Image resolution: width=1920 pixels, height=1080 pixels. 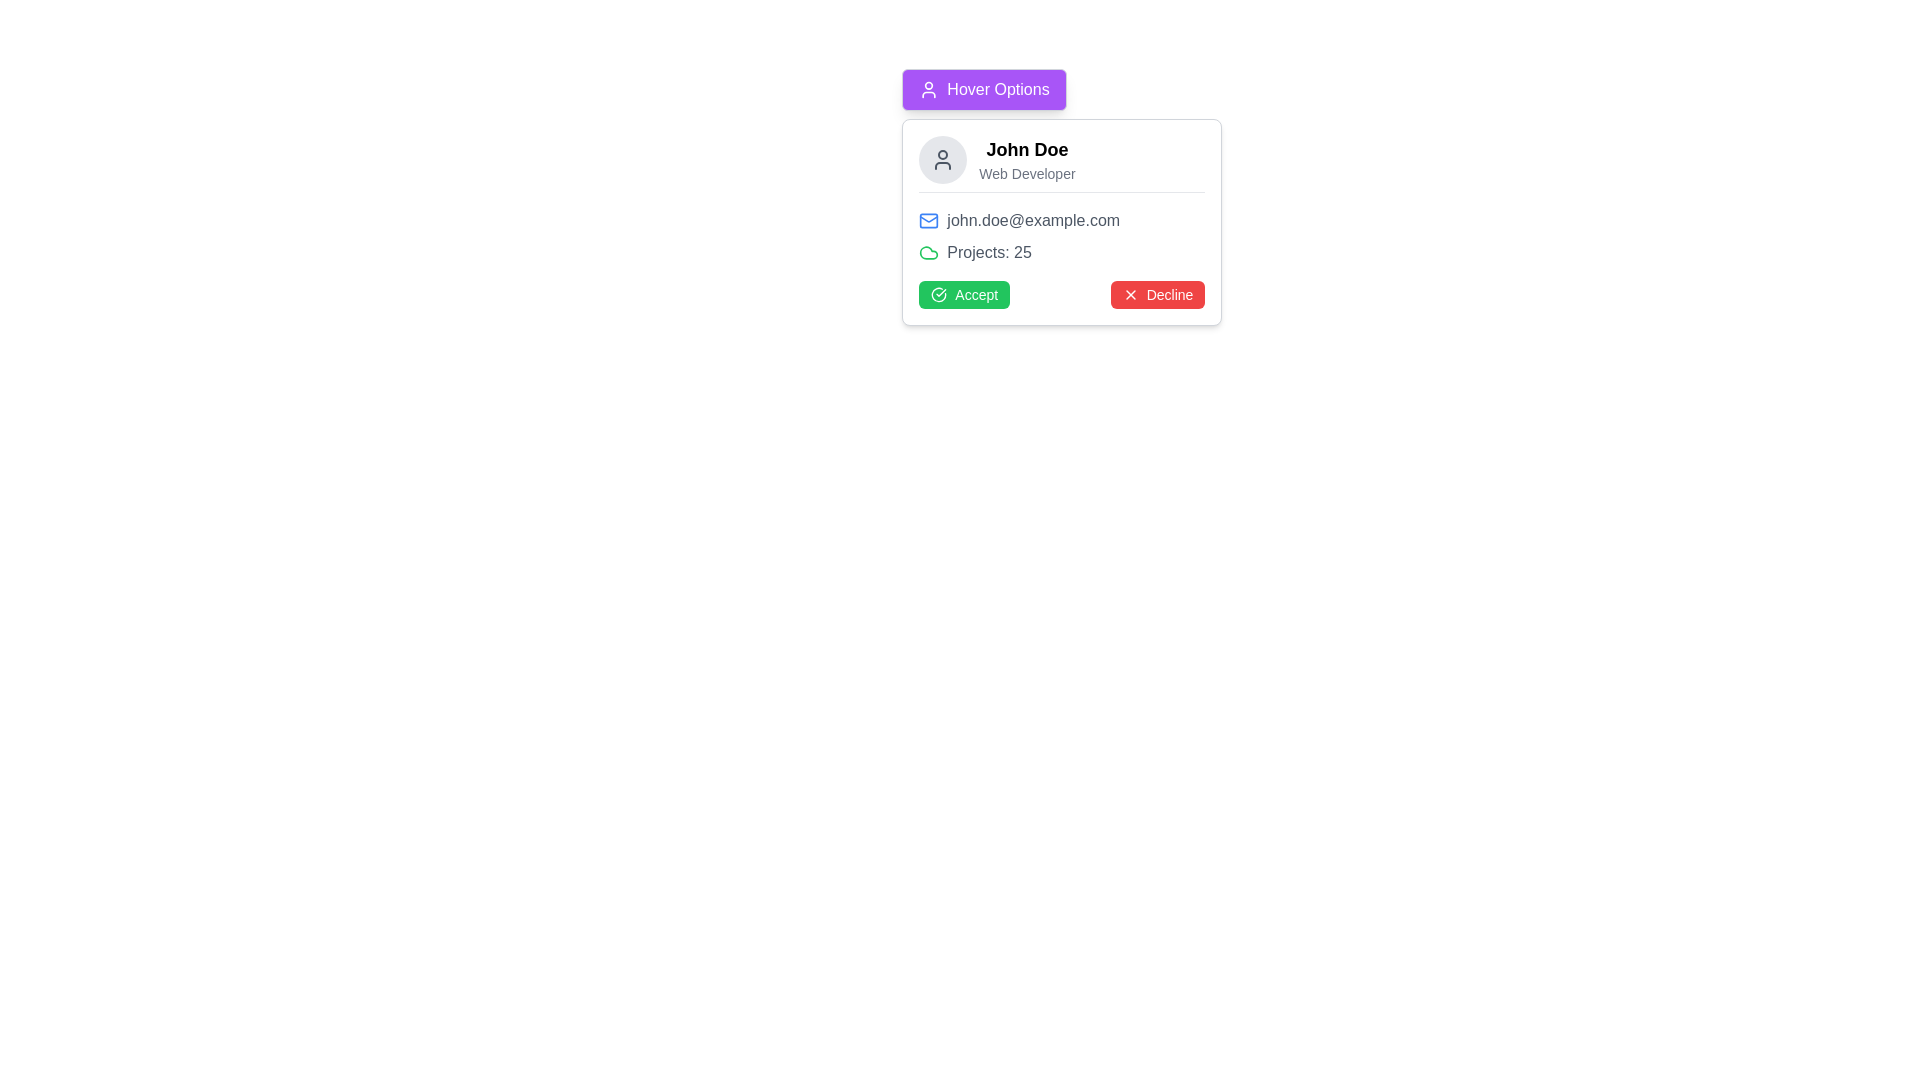 I want to click on the design of the icon that is positioned to the right of the 'Accept' button text, symbolizing confirmation or approval, so click(x=938, y=294).